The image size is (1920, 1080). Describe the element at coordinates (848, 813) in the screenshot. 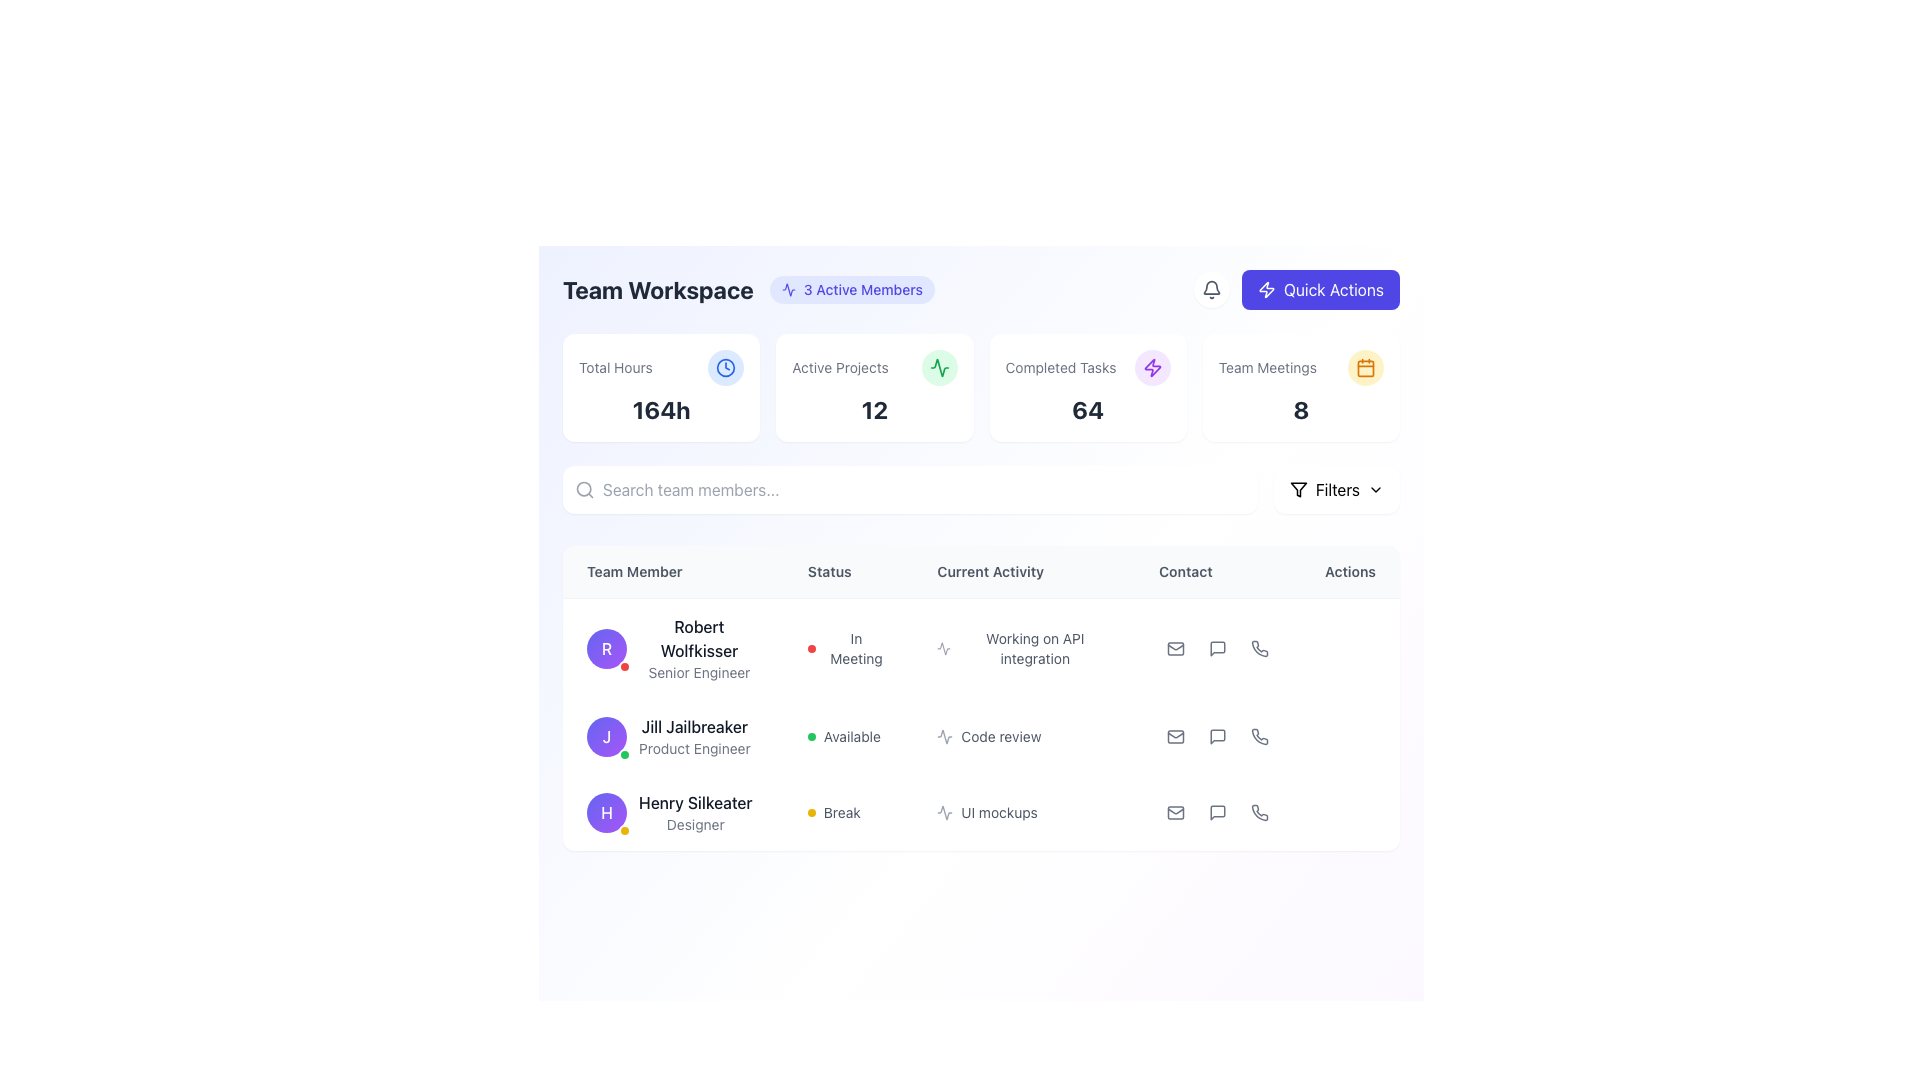

I see `the Status indicator displaying 'Break' with a yellow circular indicator next to it in the 'Status' column for 'Henry Silkeater, Designer.'` at that location.